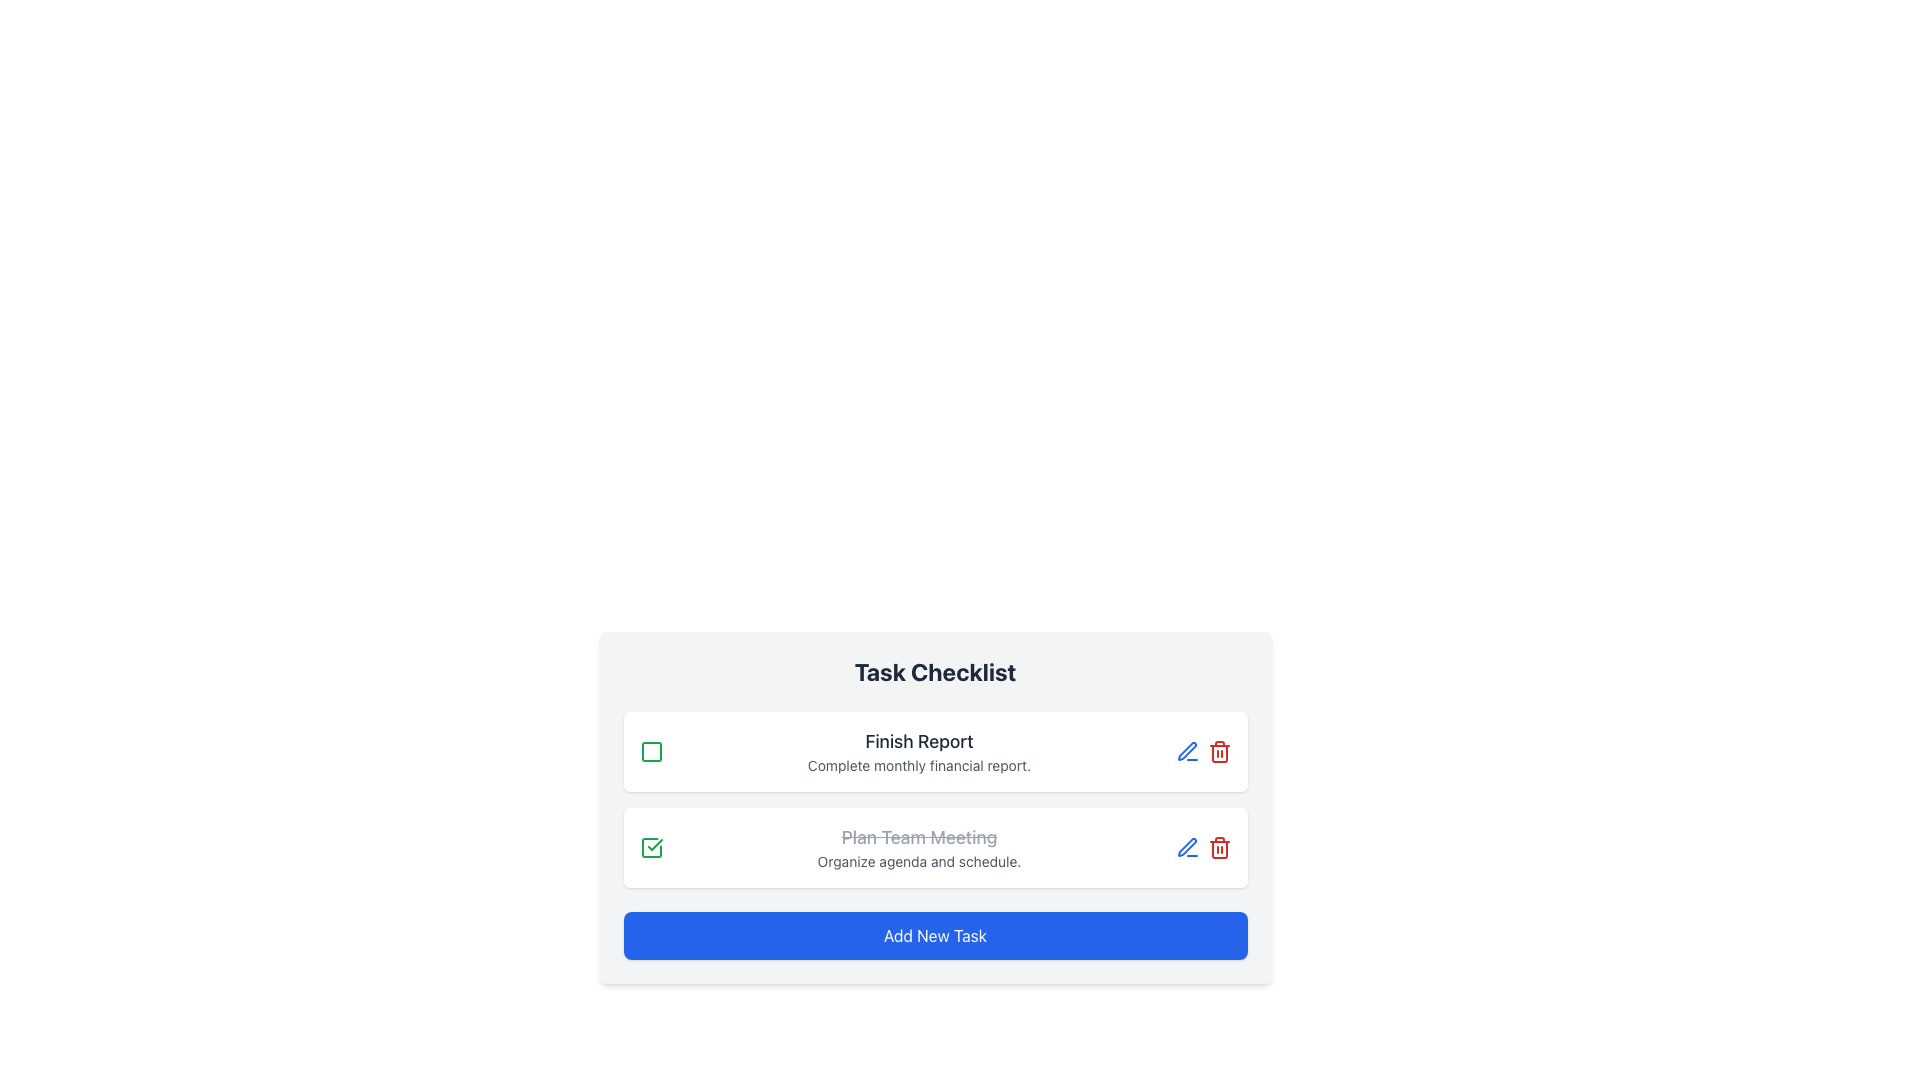 This screenshot has height=1080, width=1920. I want to click on the second Task display card in the 'Task Checklist' section, which contains a green checkmark icon and the text 'Plan Team Meeting' with a line-through, so click(934, 848).